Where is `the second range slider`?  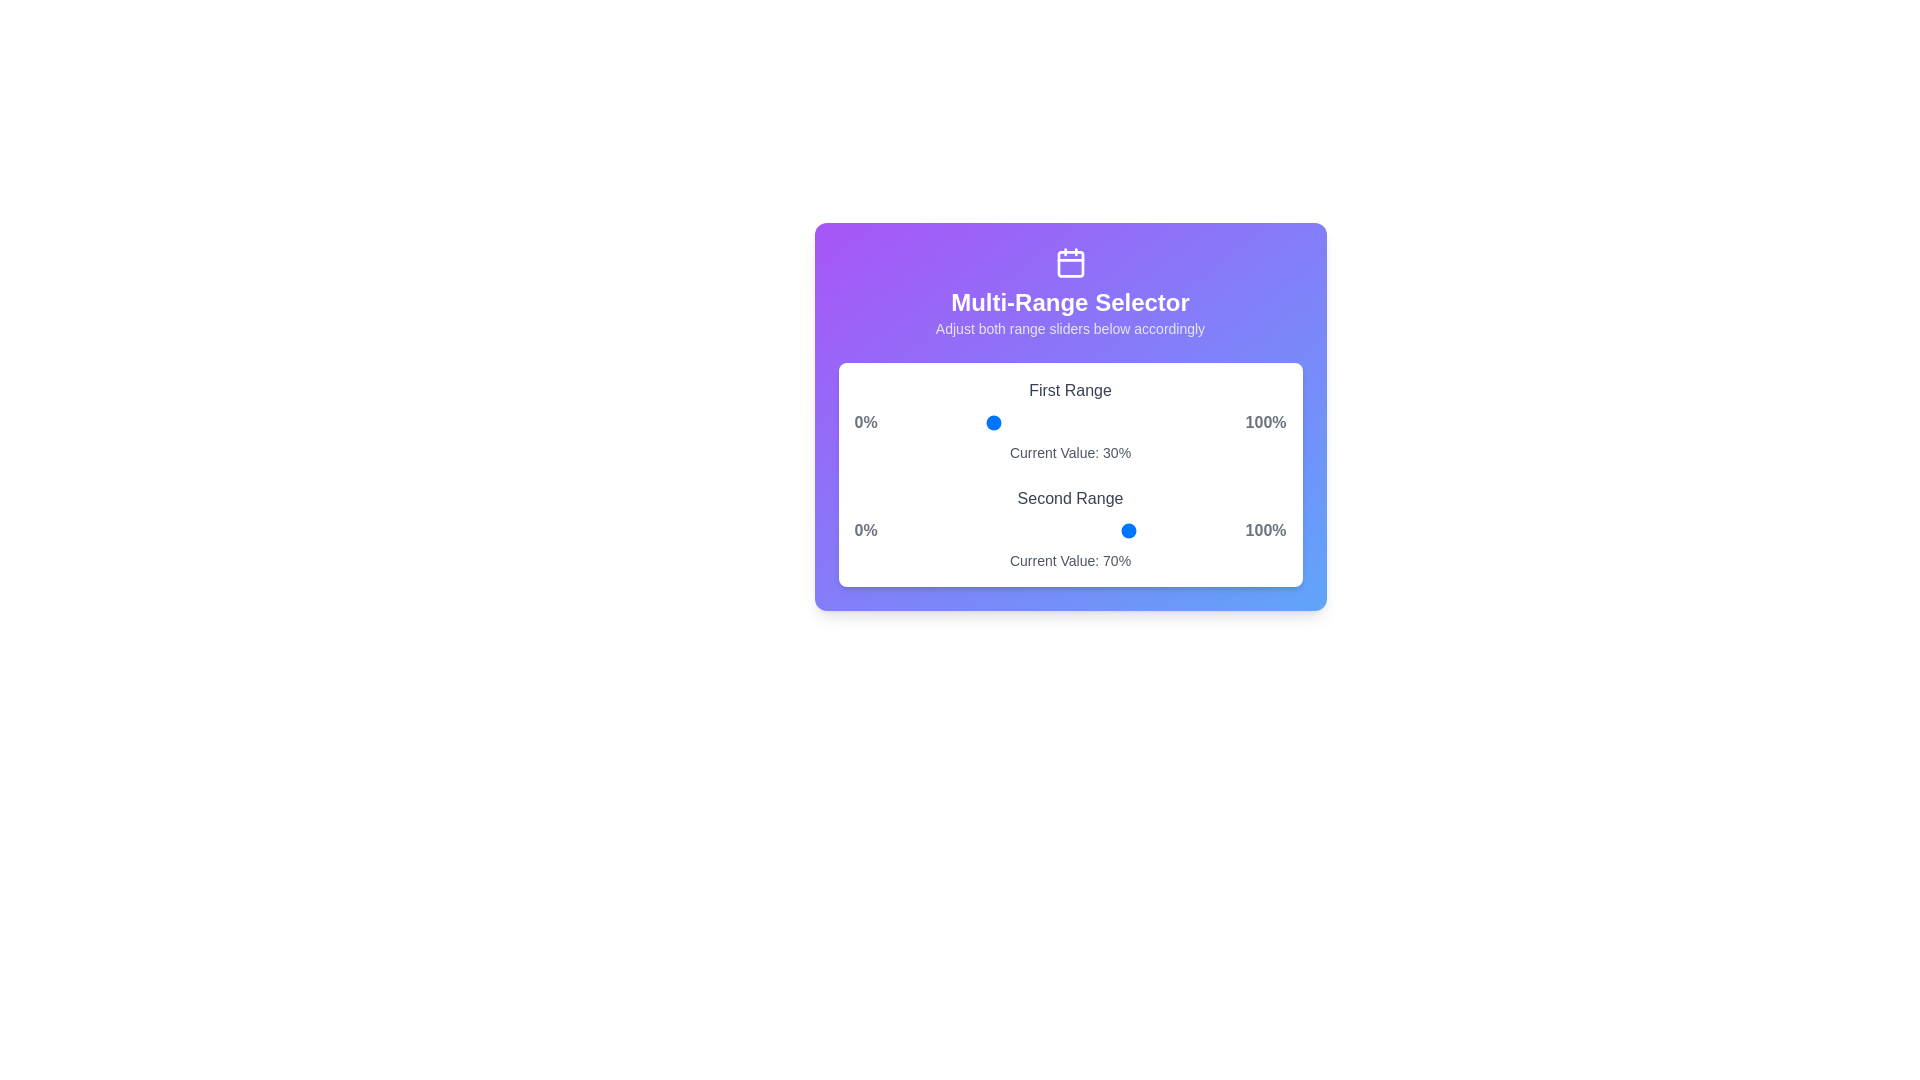
the second range slider is located at coordinates (1146, 530).